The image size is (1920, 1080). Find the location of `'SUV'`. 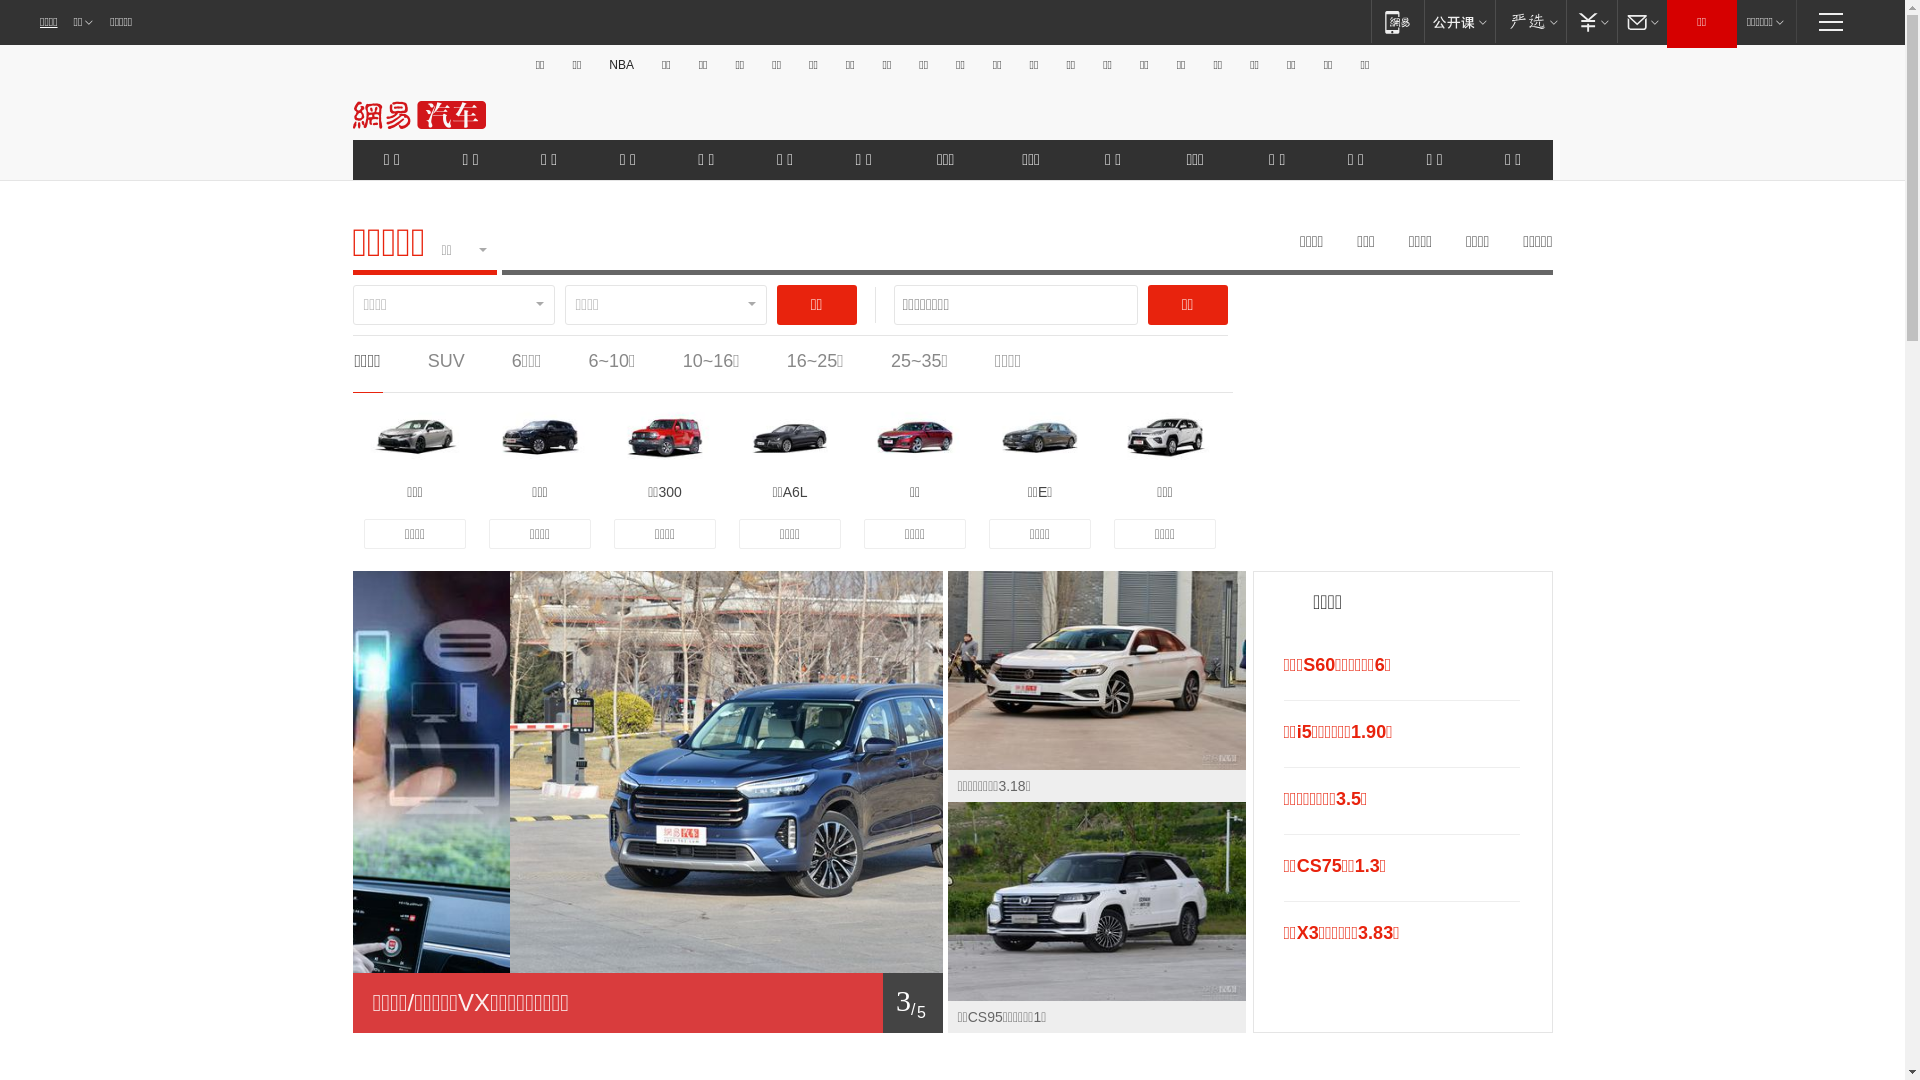

'SUV' is located at coordinates (445, 361).